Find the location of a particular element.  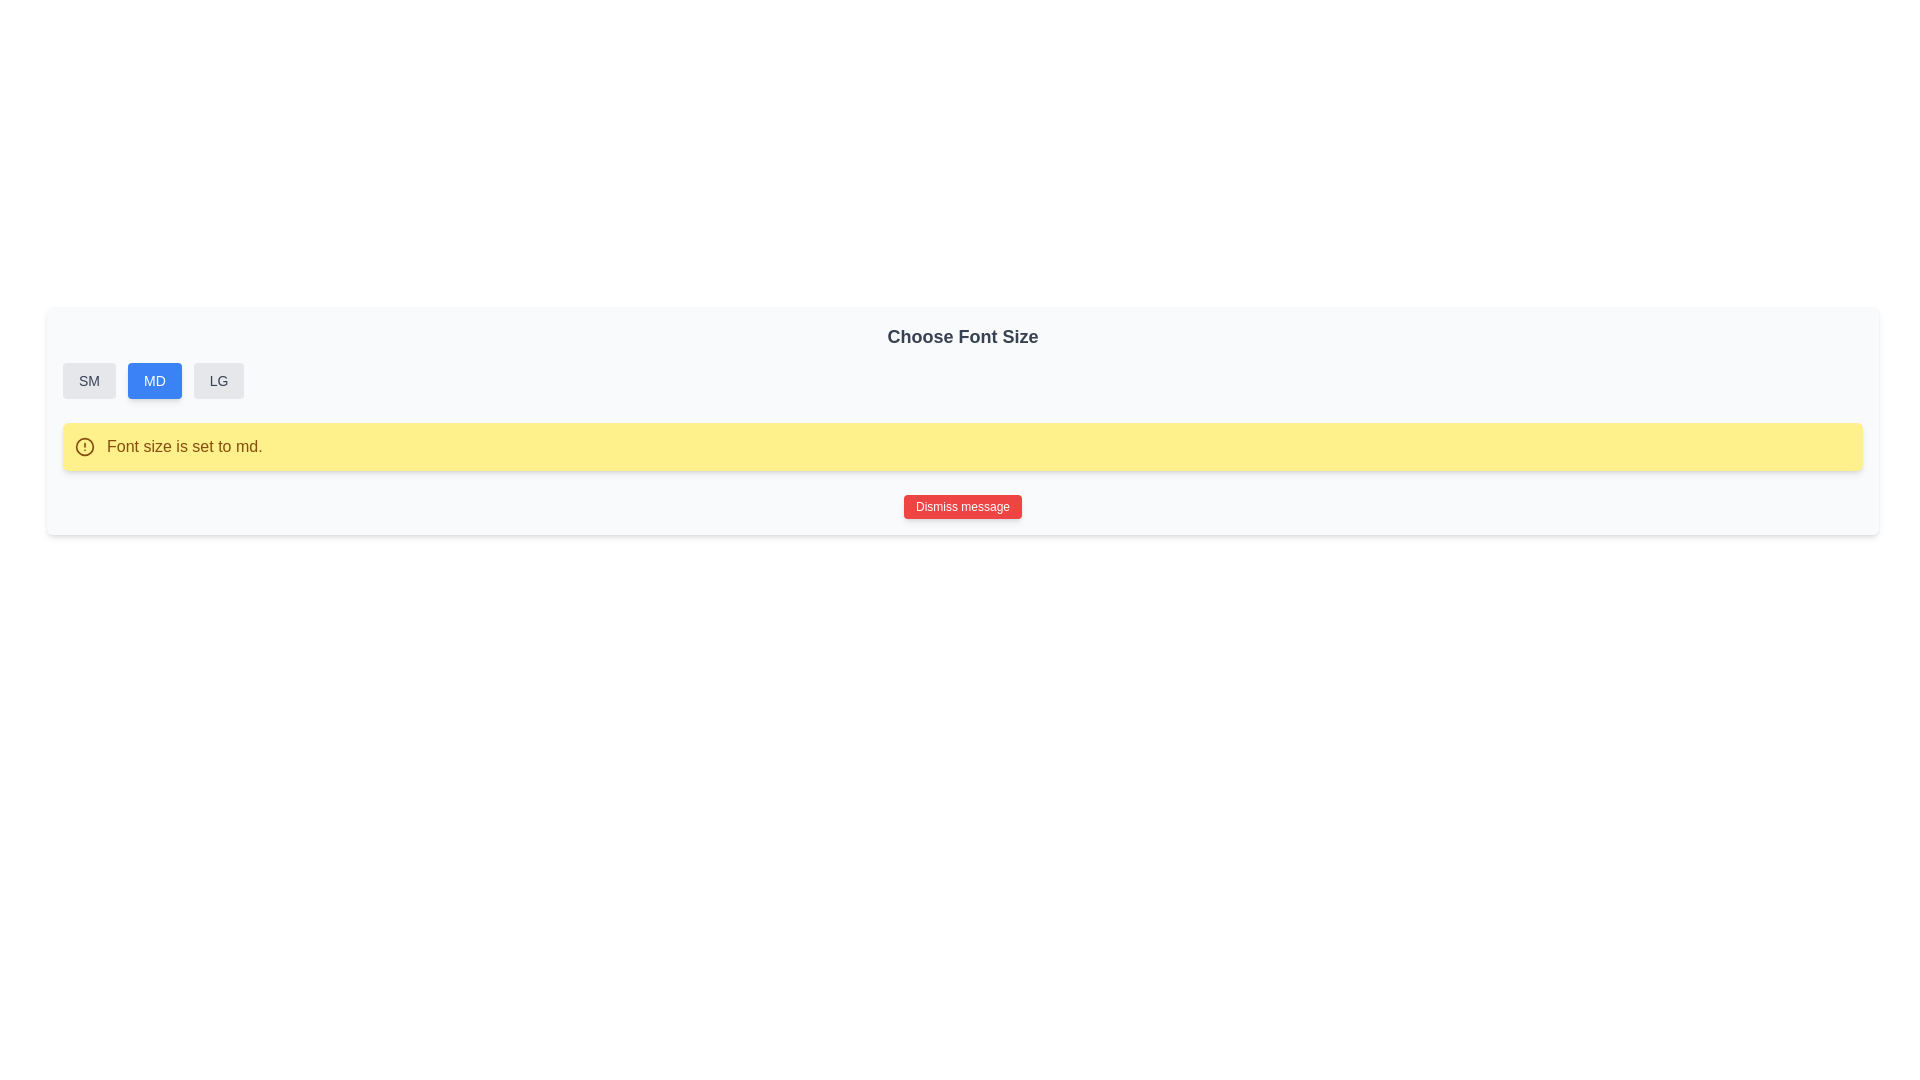

the warning icon is located at coordinates (84, 446).